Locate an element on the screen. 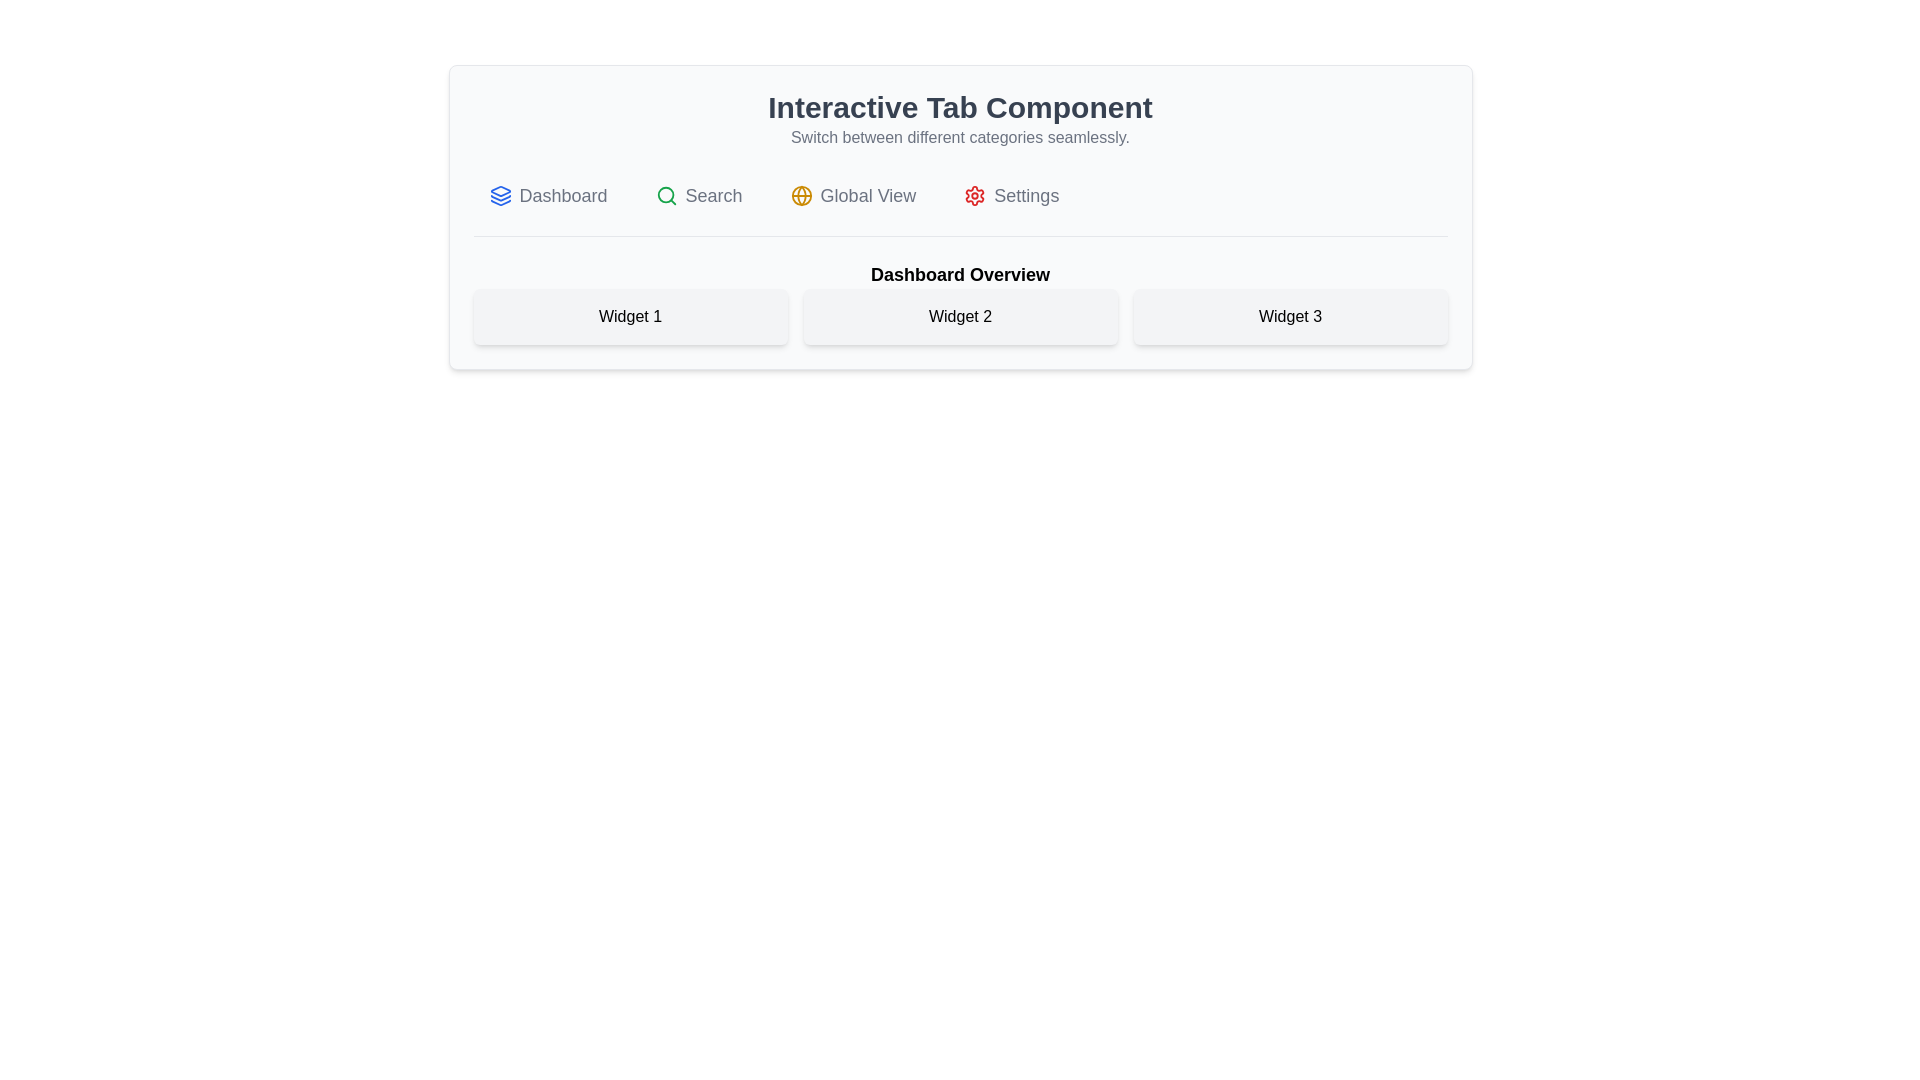 Image resolution: width=1920 pixels, height=1080 pixels. the static textual display box that indicates 'Widget 2' information, positioned in the central column of a three-column layout between 'Widget 1' and 'Widget 3' is located at coordinates (960, 315).